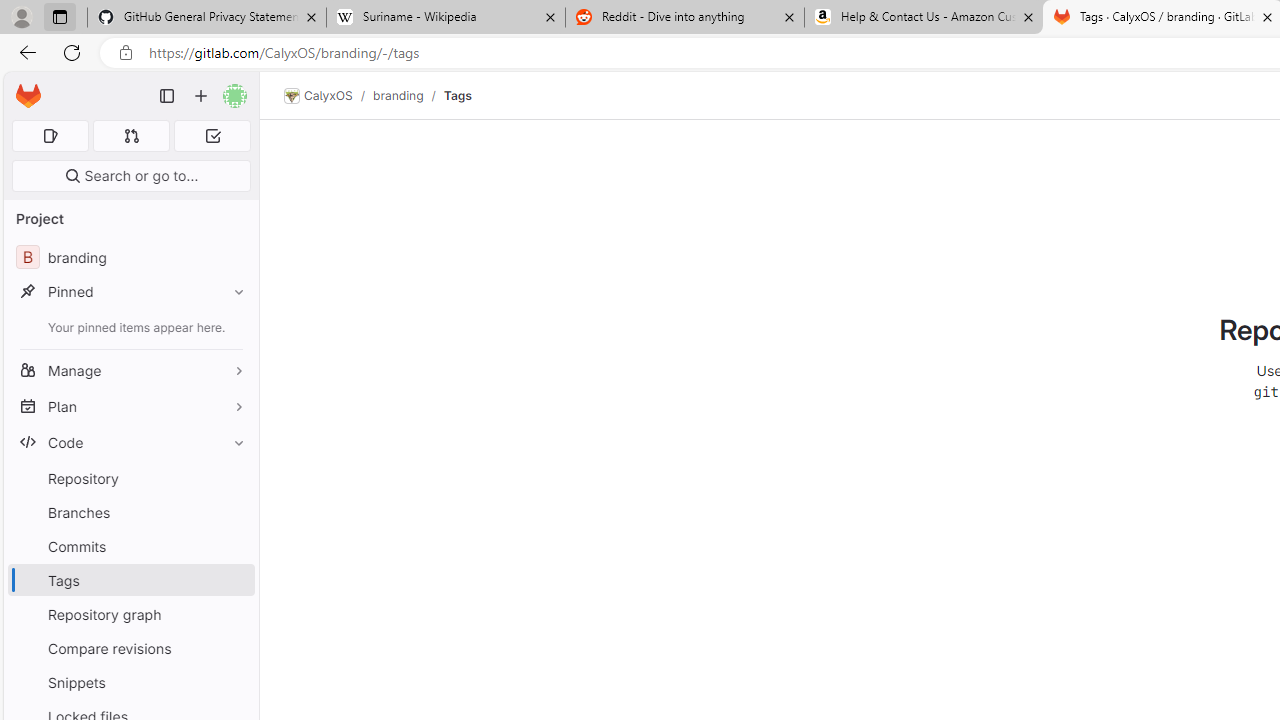 Image resolution: width=1280 pixels, height=720 pixels. I want to click on 'Pin Compare revisions', so click(234, 648).